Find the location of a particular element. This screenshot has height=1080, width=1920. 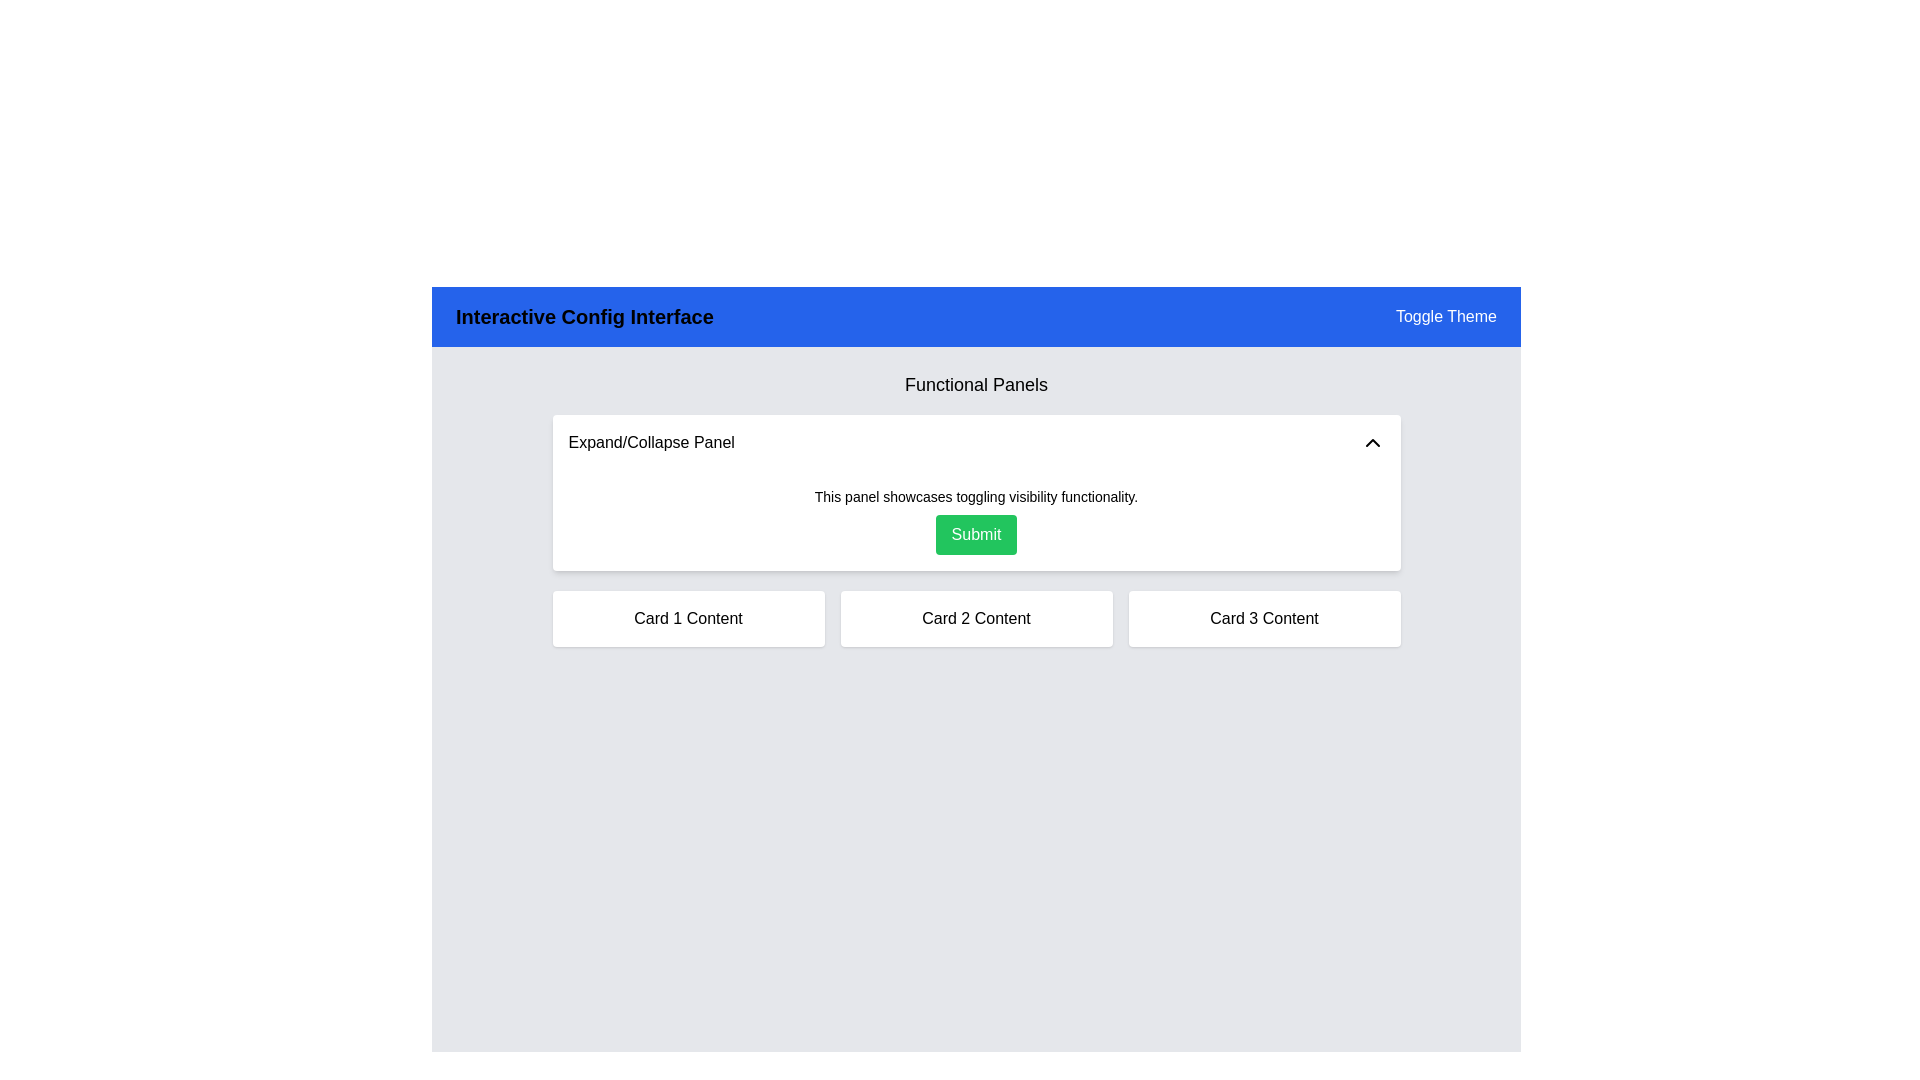

the green 'Submit' button located on the white rectangular panel under the title 'Expand/Collapse Panel' is located at coordinates (976, 519).